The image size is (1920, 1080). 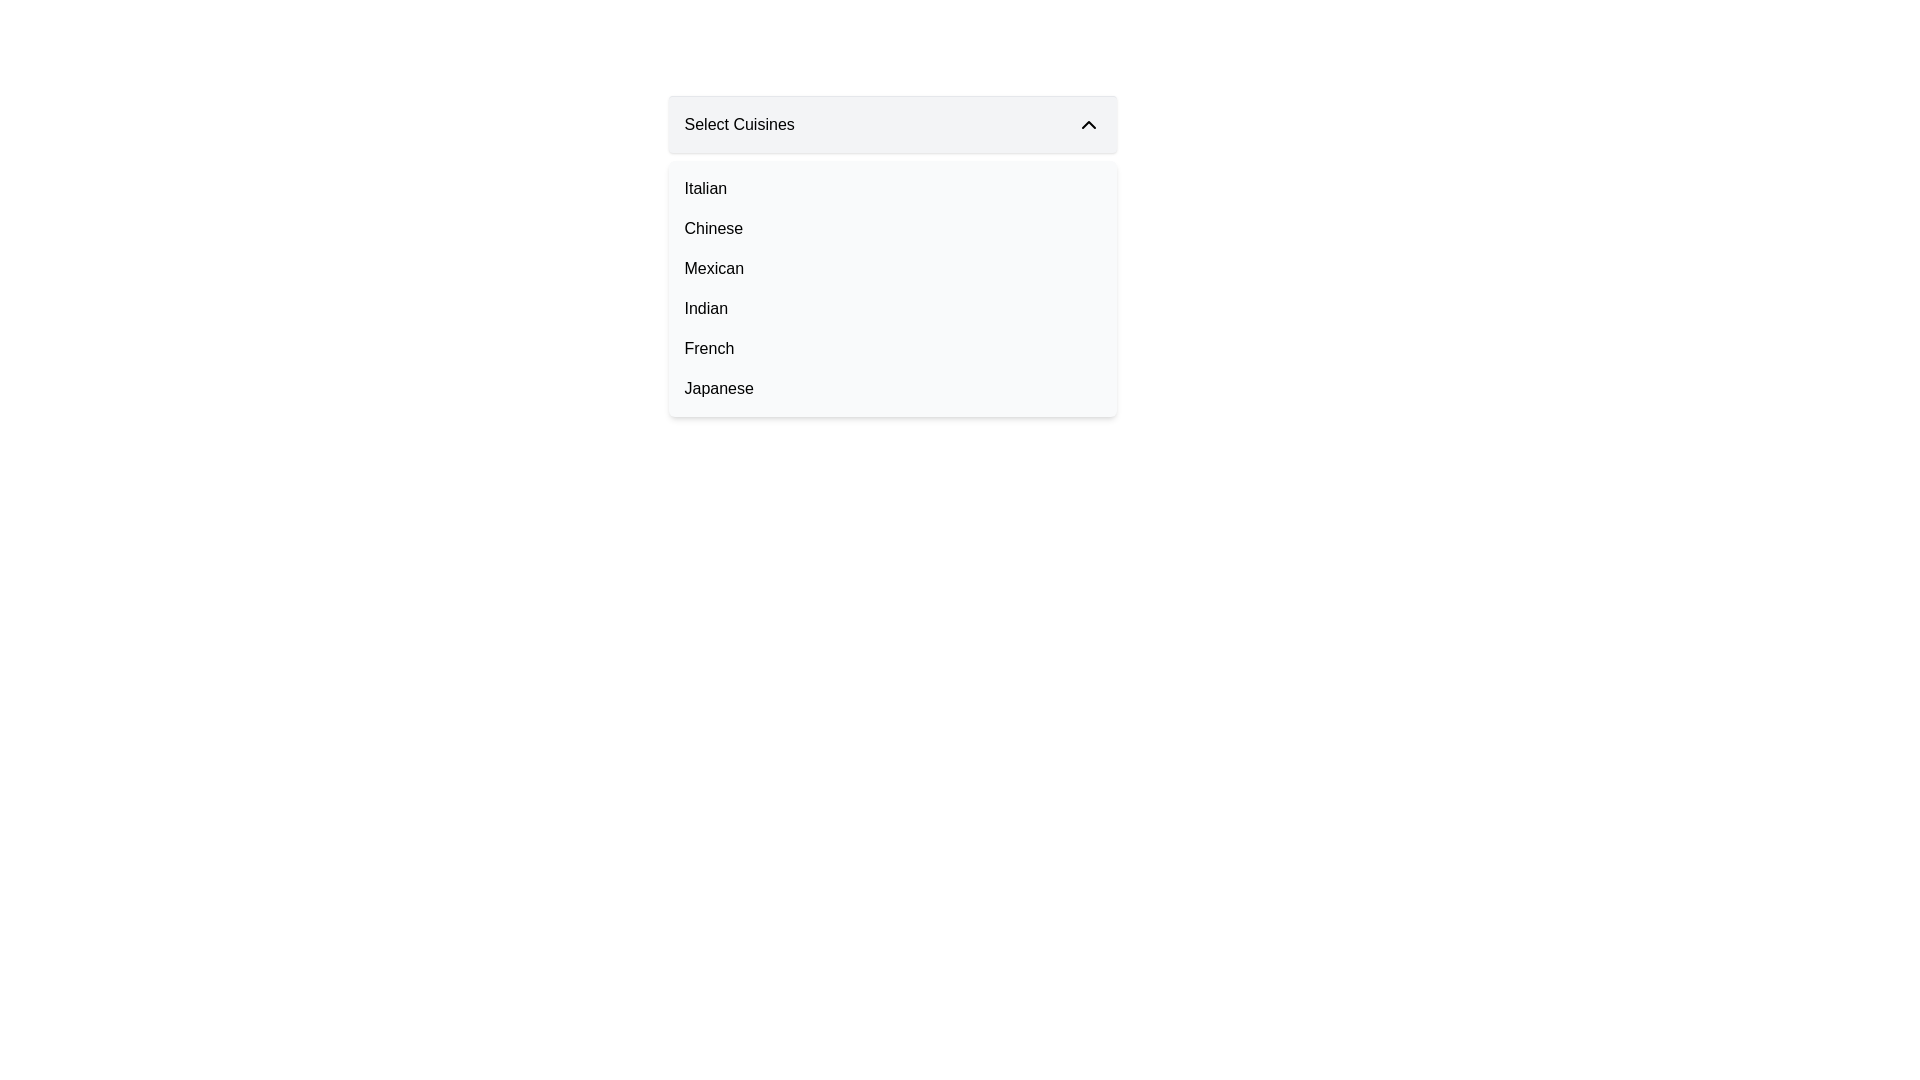 I want to click on the 'French' cuisine option text label in the dropdown menu to bring it into active view, so click(x=709, y=347).